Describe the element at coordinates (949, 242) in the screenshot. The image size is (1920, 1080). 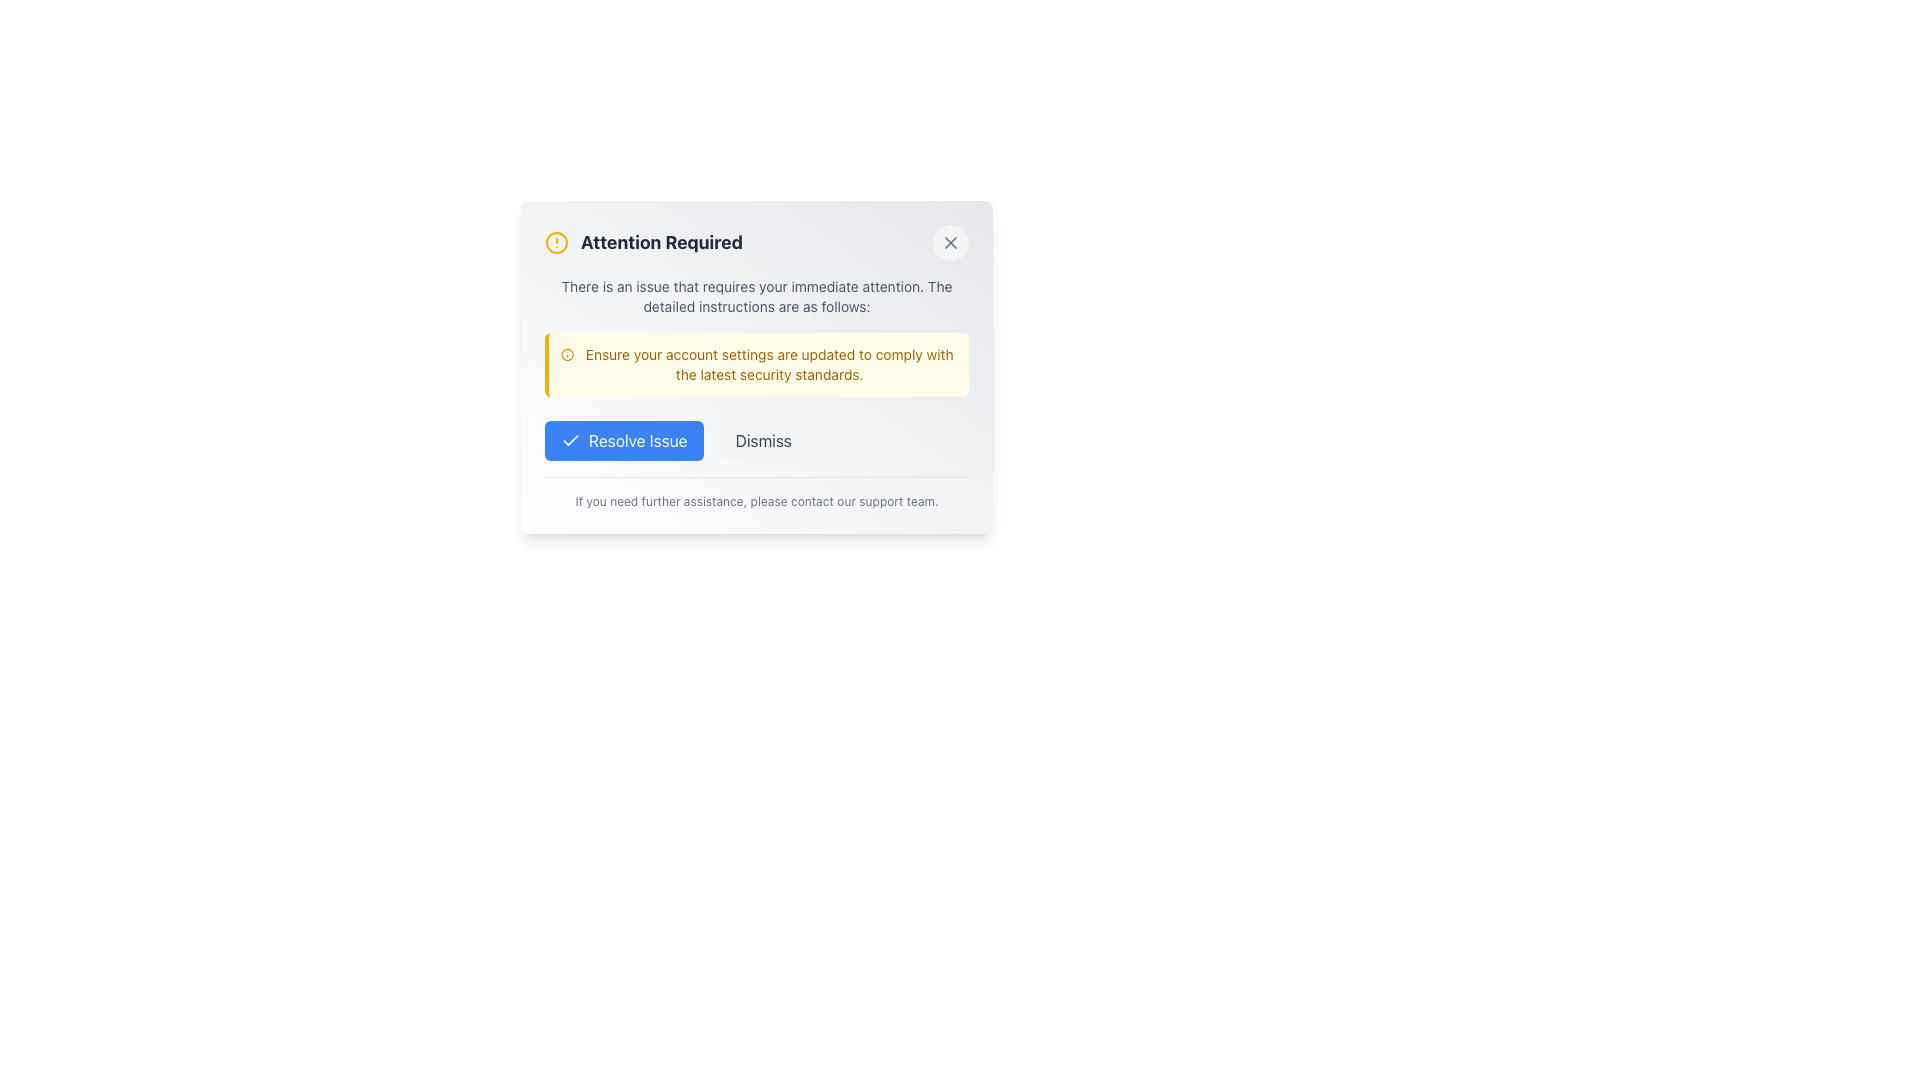
I see `the close button icon represented by a diagonal cross (X) shape, located in the top-right corner of the modal` at that location.